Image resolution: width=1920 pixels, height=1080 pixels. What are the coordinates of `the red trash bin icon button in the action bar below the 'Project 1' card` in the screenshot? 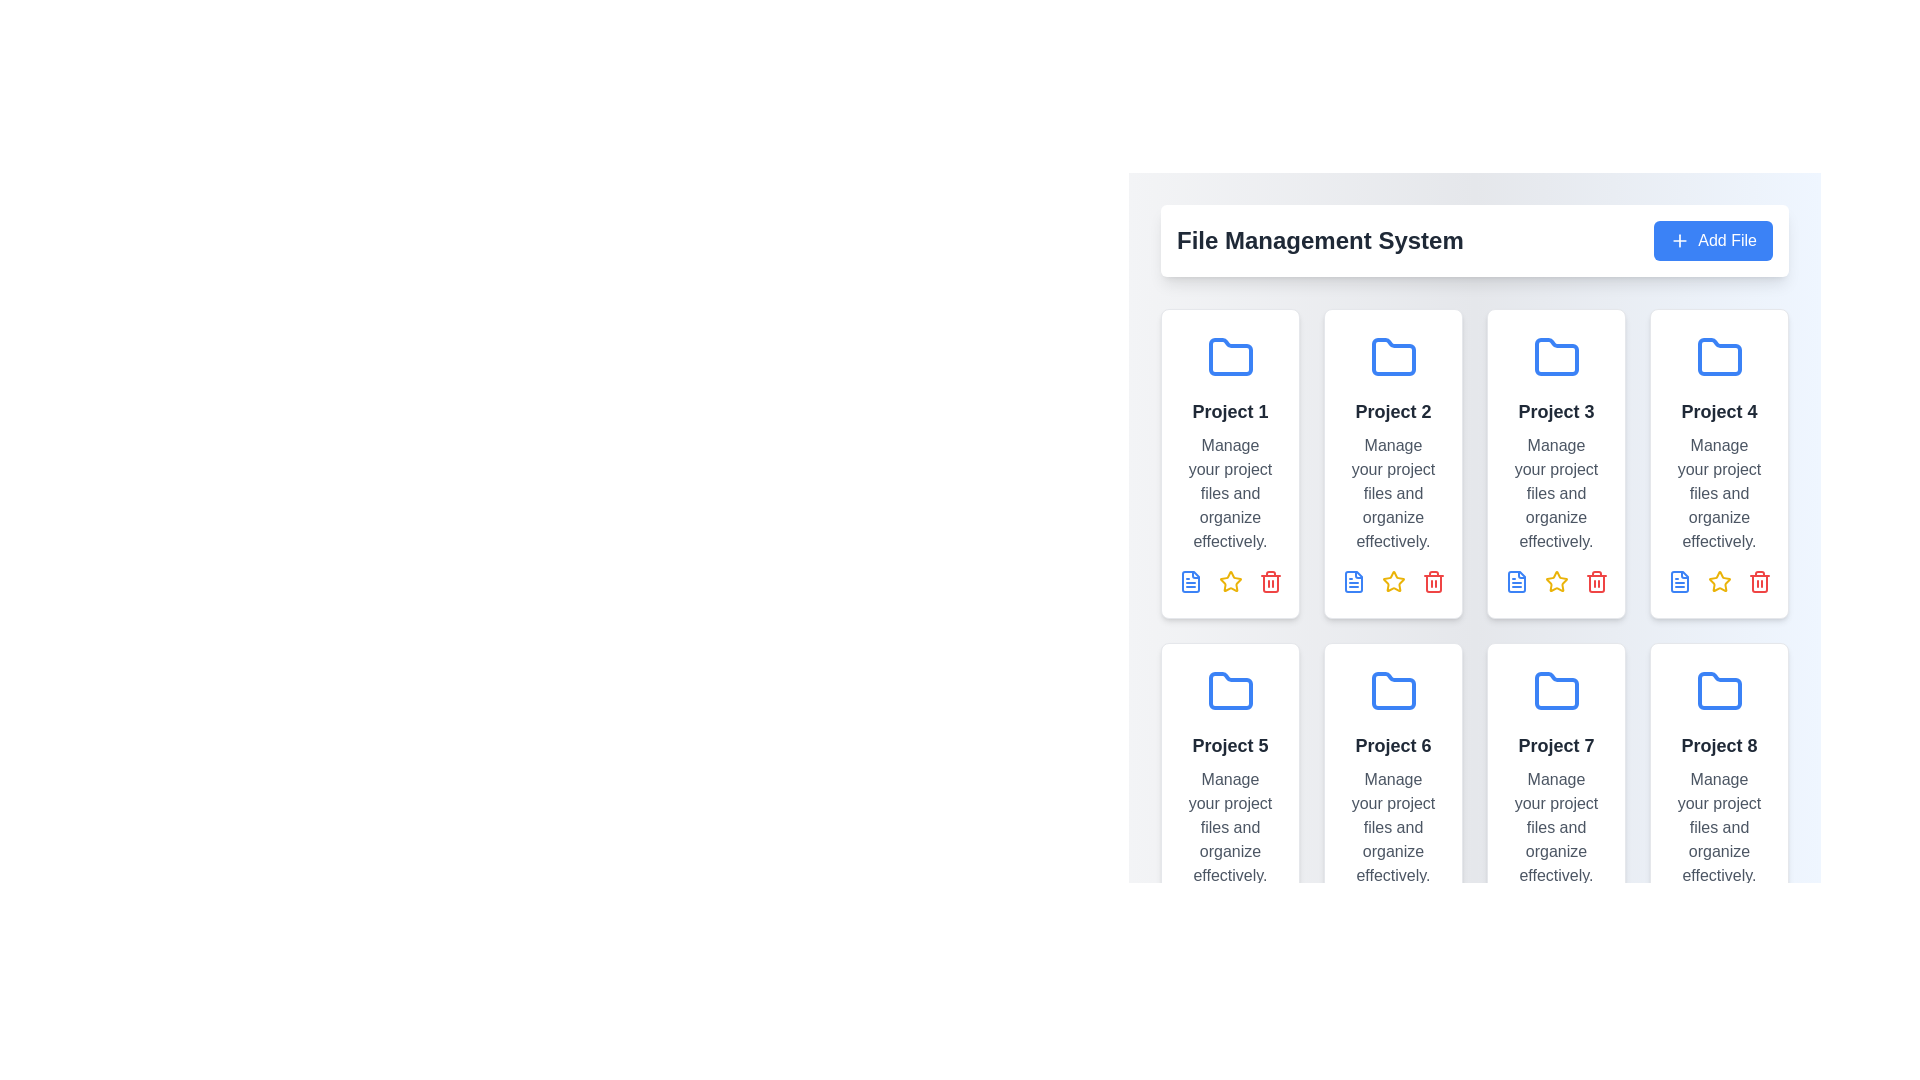 It's located at (1758, 582).